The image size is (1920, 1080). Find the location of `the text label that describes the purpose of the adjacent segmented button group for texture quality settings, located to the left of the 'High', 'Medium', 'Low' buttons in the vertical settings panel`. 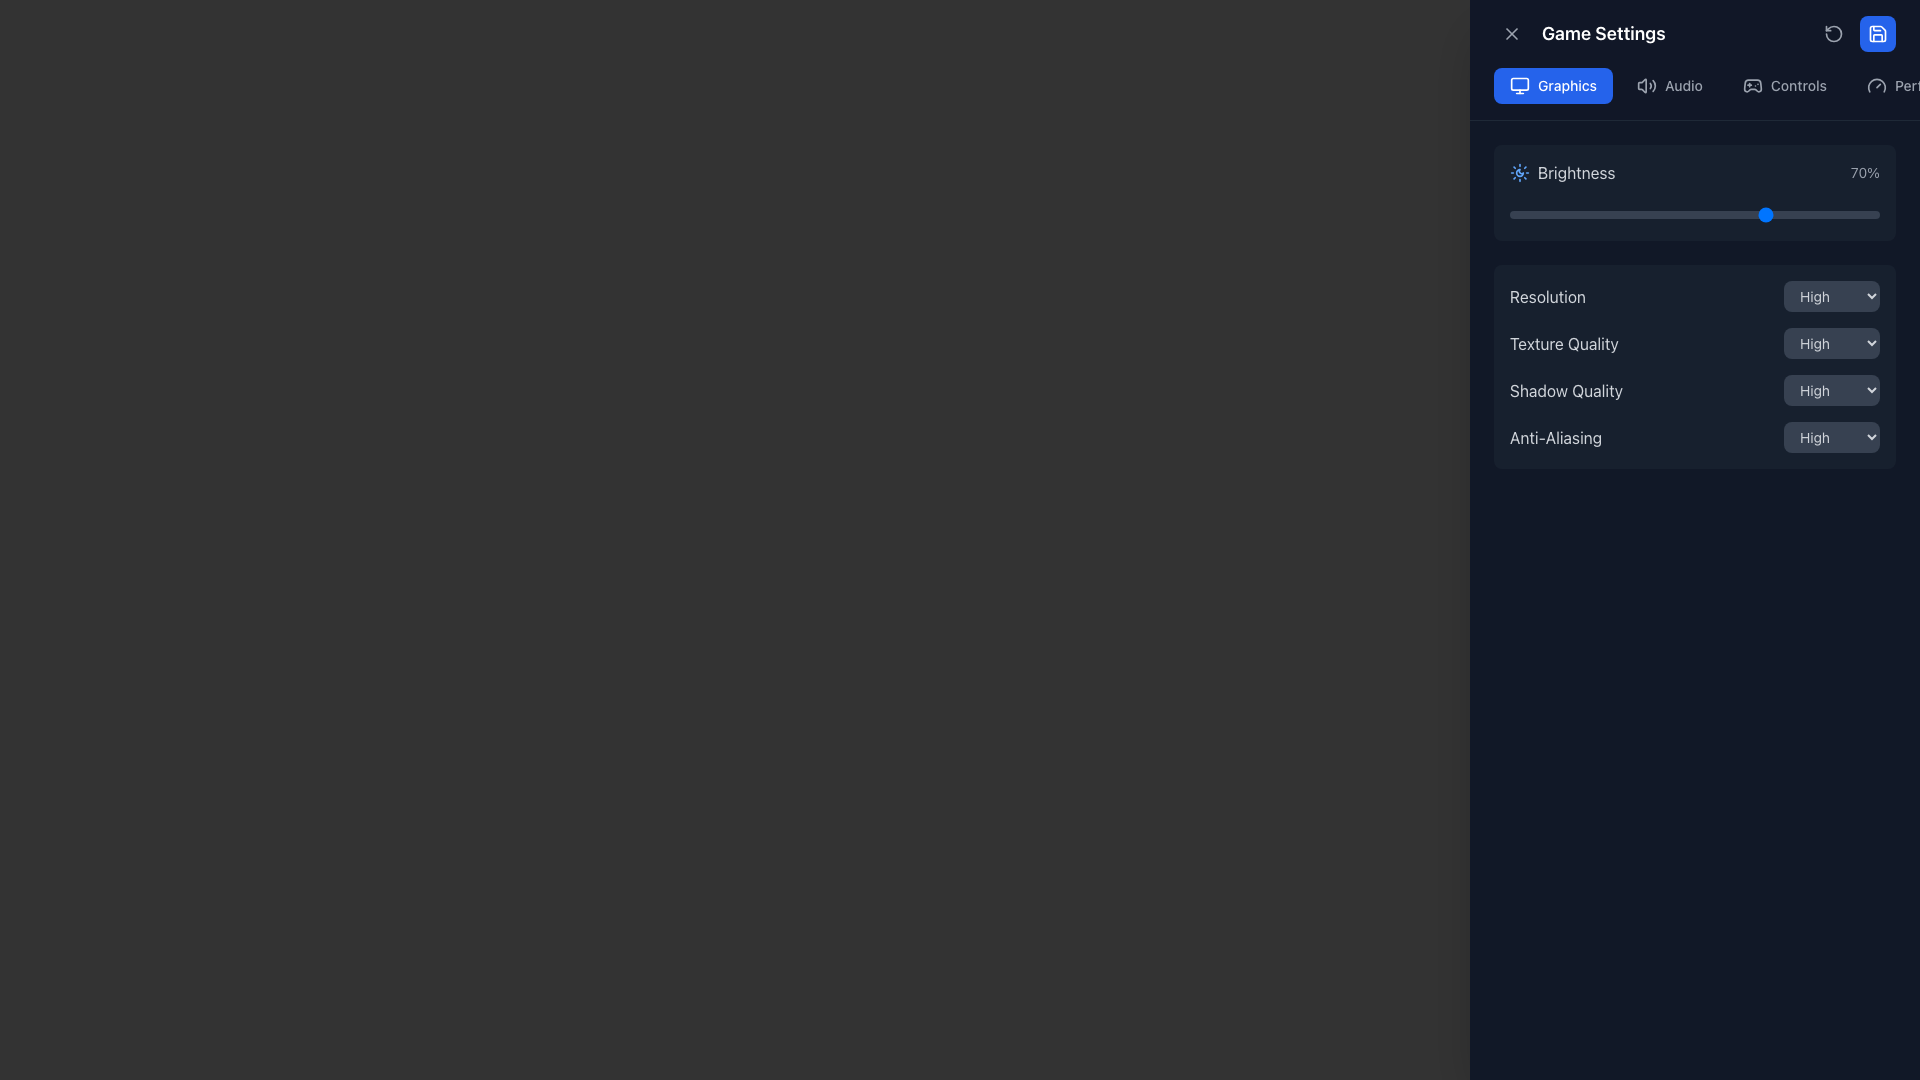

the text label that describes the purpose of the adjacent segmented button group for texture quality settings, located to the left of the 'High', 'Medium', 'Low' buttons in the vertical settings panel is located at coordinates (1563, 342).